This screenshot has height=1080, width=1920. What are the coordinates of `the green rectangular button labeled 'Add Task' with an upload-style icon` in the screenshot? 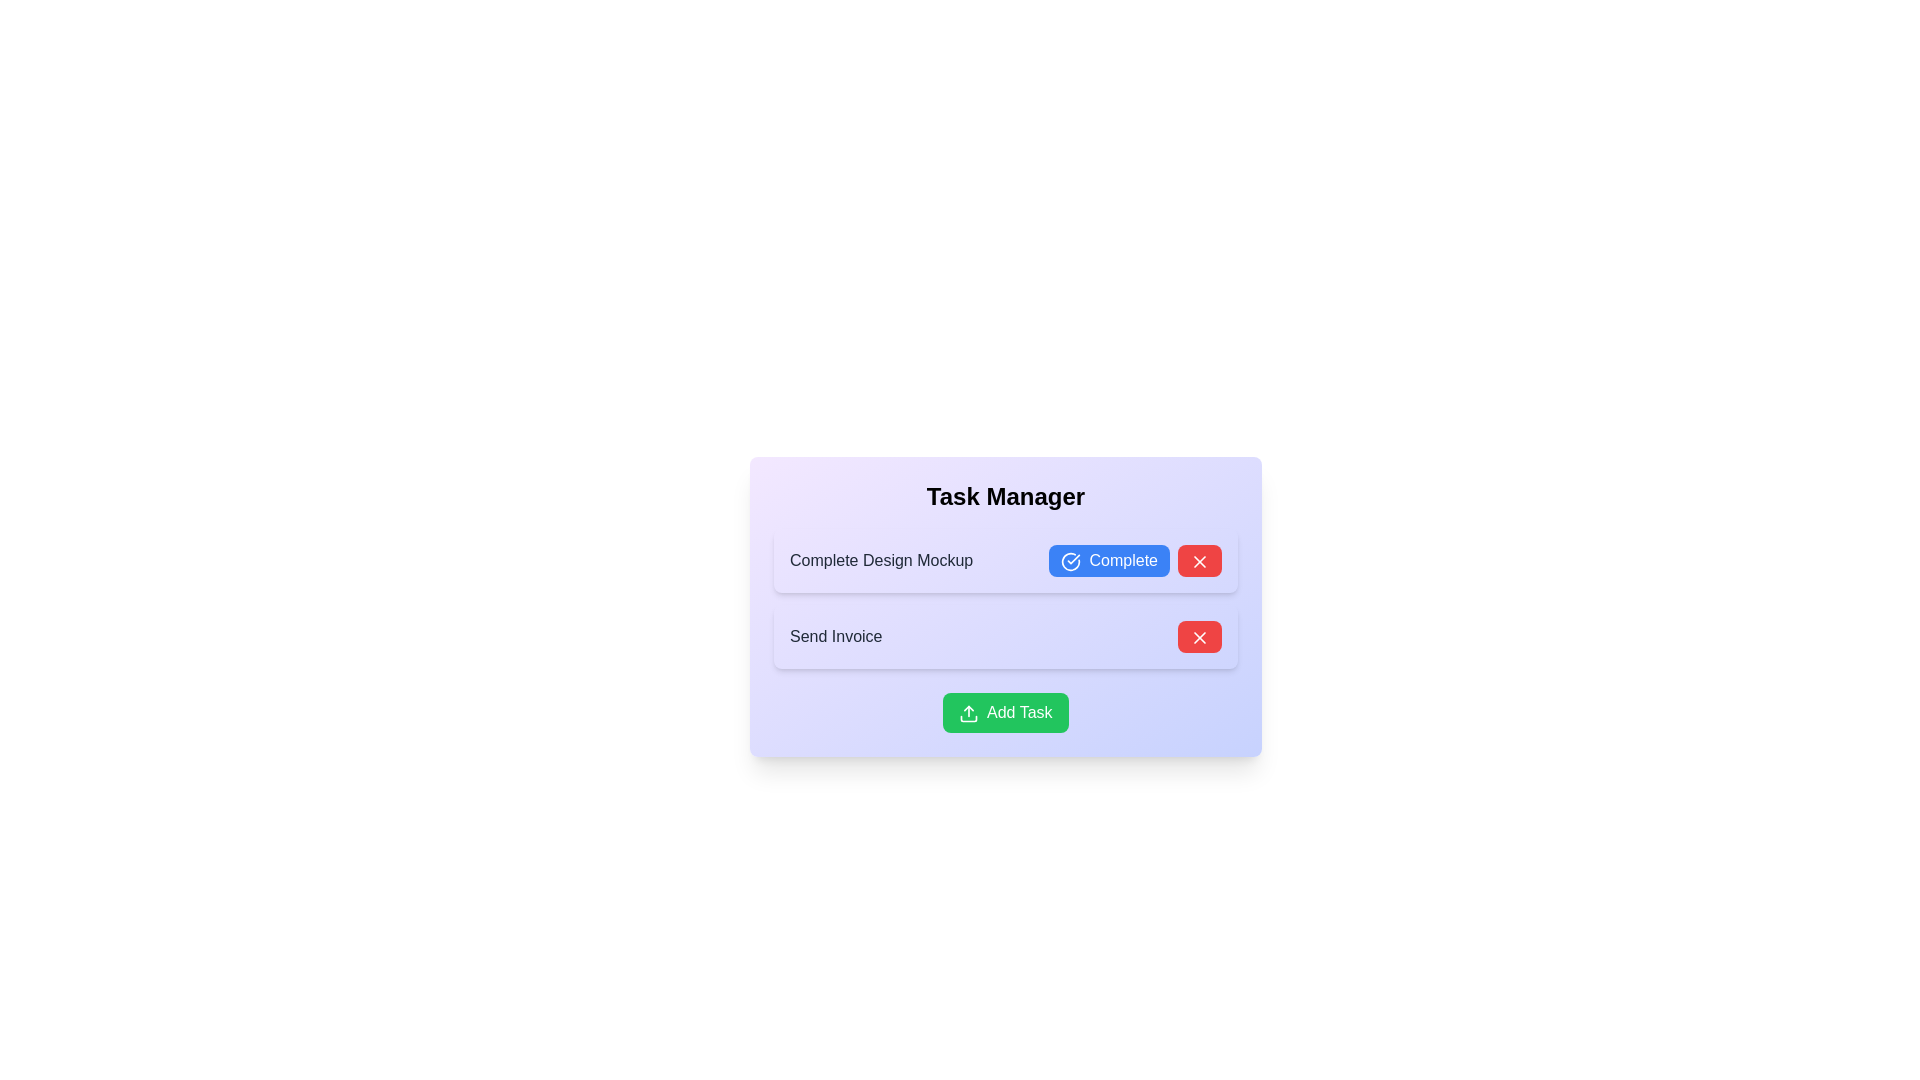 It's located at (1006, 712).